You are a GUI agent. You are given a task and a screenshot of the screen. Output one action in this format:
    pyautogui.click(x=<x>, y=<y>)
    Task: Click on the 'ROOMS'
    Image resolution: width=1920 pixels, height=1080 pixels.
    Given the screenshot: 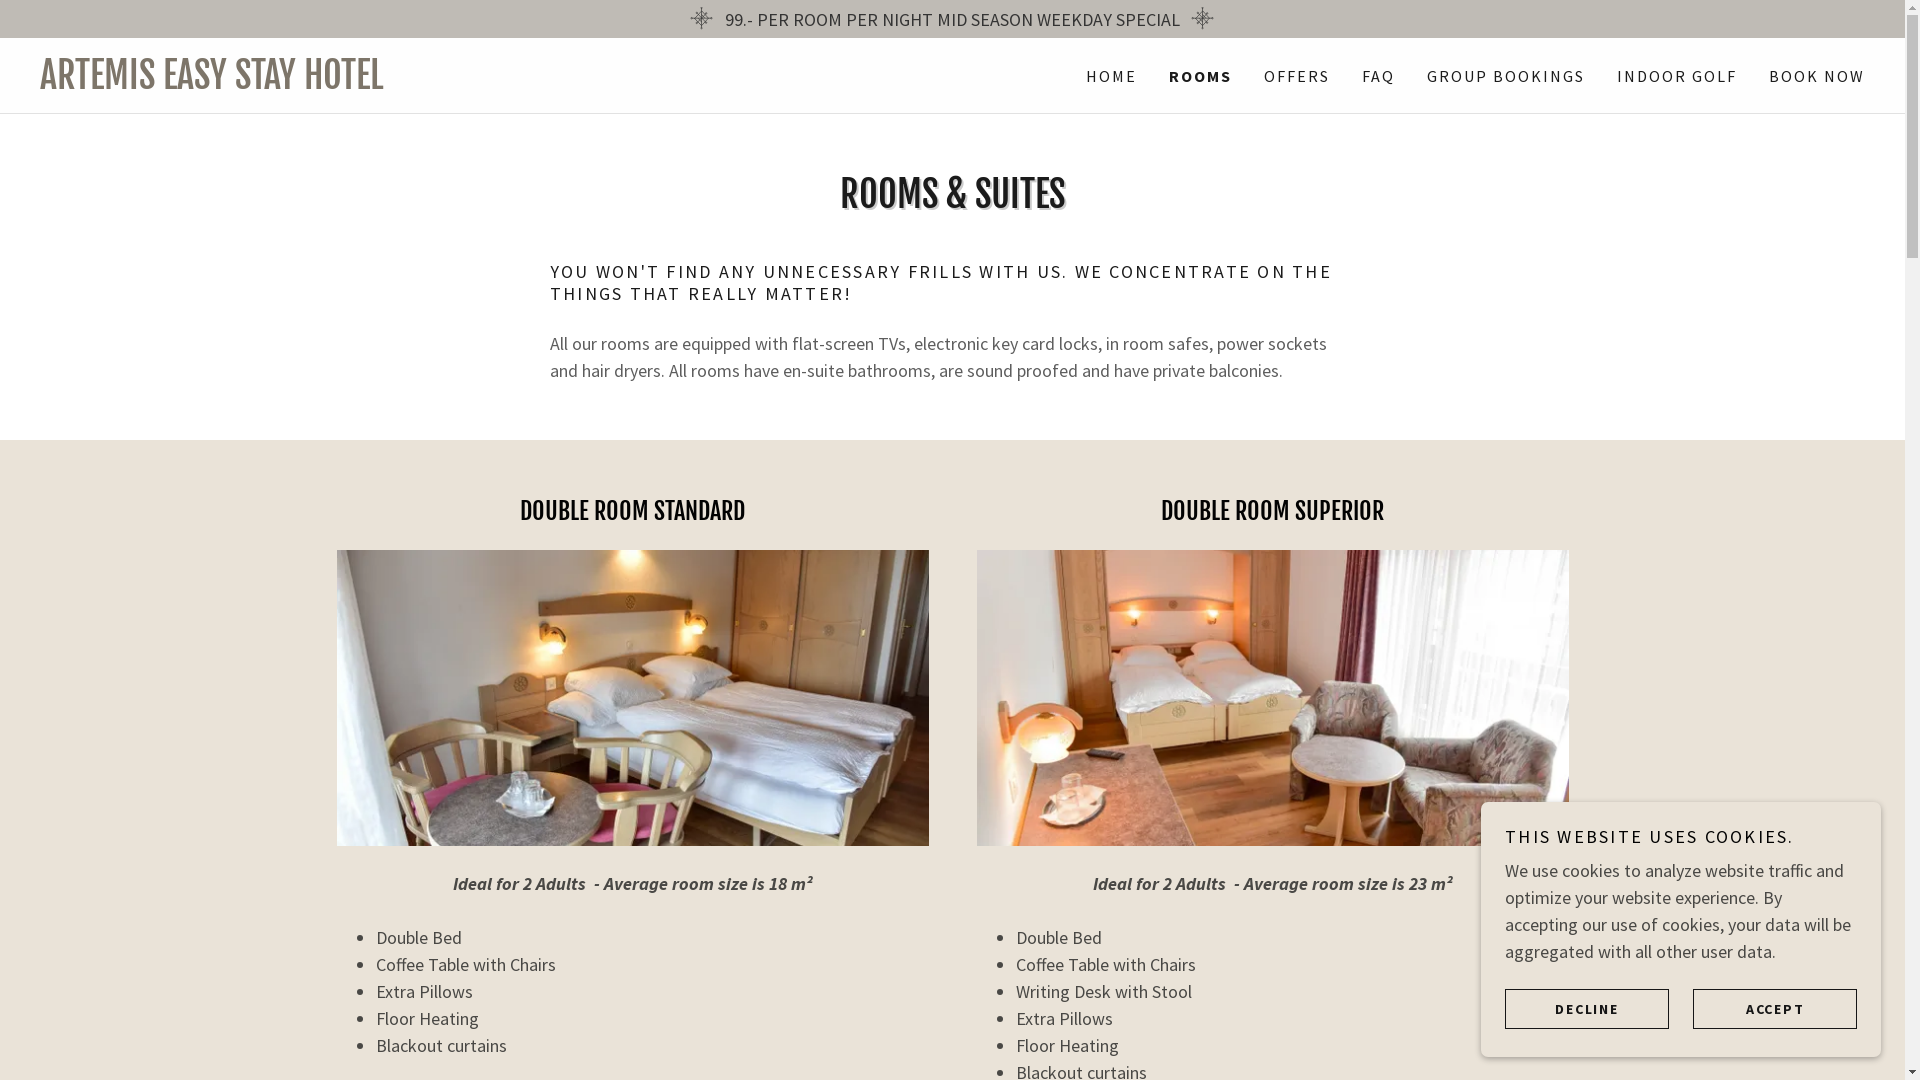 What is the action you would take?
    pyautogui.click(x=1200, y=75)
    